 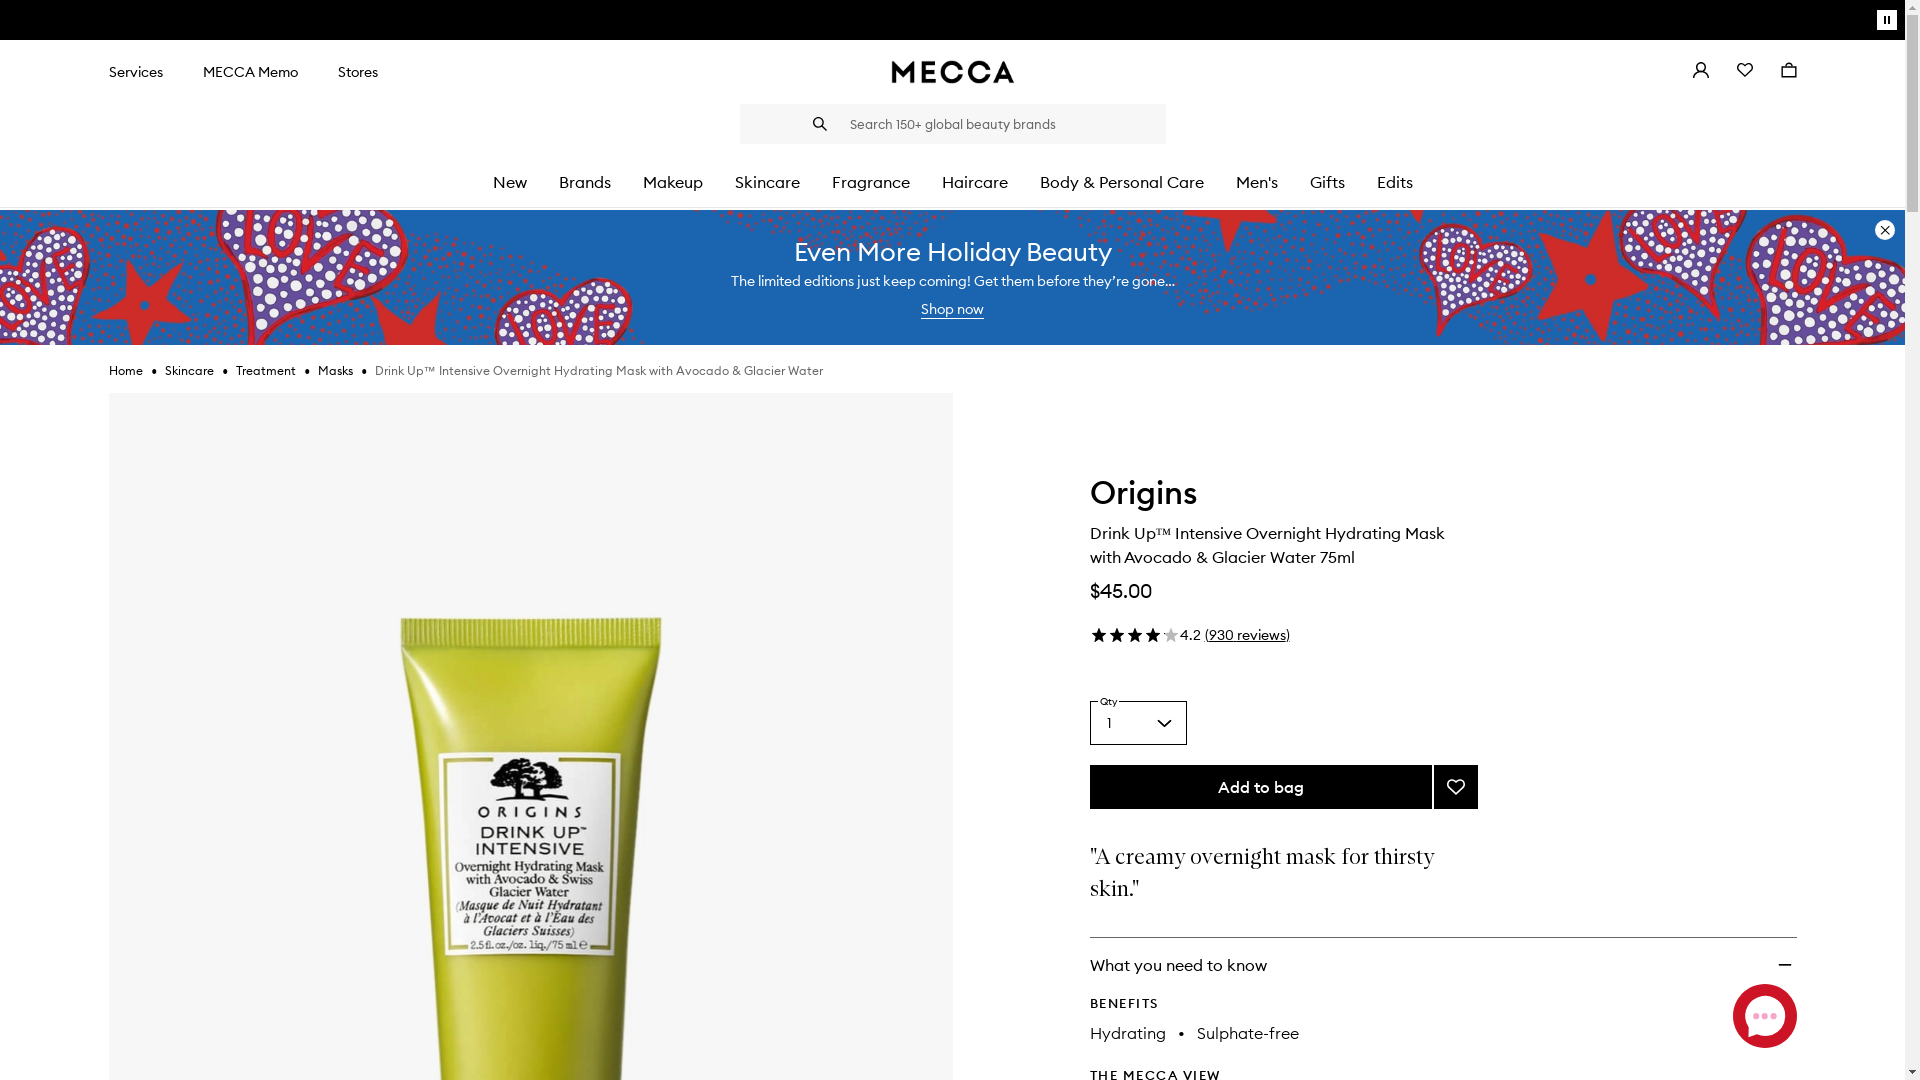 What do you see at coordinates (358, 71) in the screenshot?
I see `'Stores'` at bounding box center [358, 71].